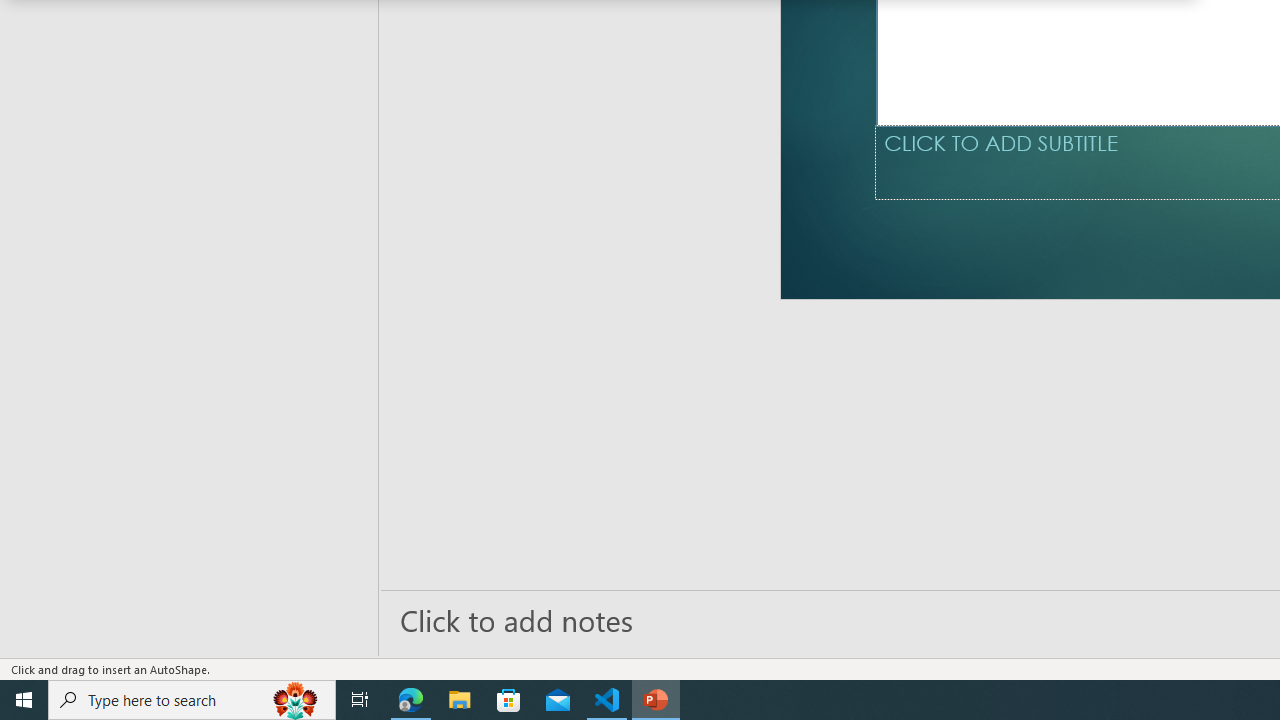 The height and width of the screenshot is (720, 1280). What do you see at coordinates (410, 698) in the screenshot?
I see `'Microsoft Edge - 1 running window'` at bounding box center [410, 698].